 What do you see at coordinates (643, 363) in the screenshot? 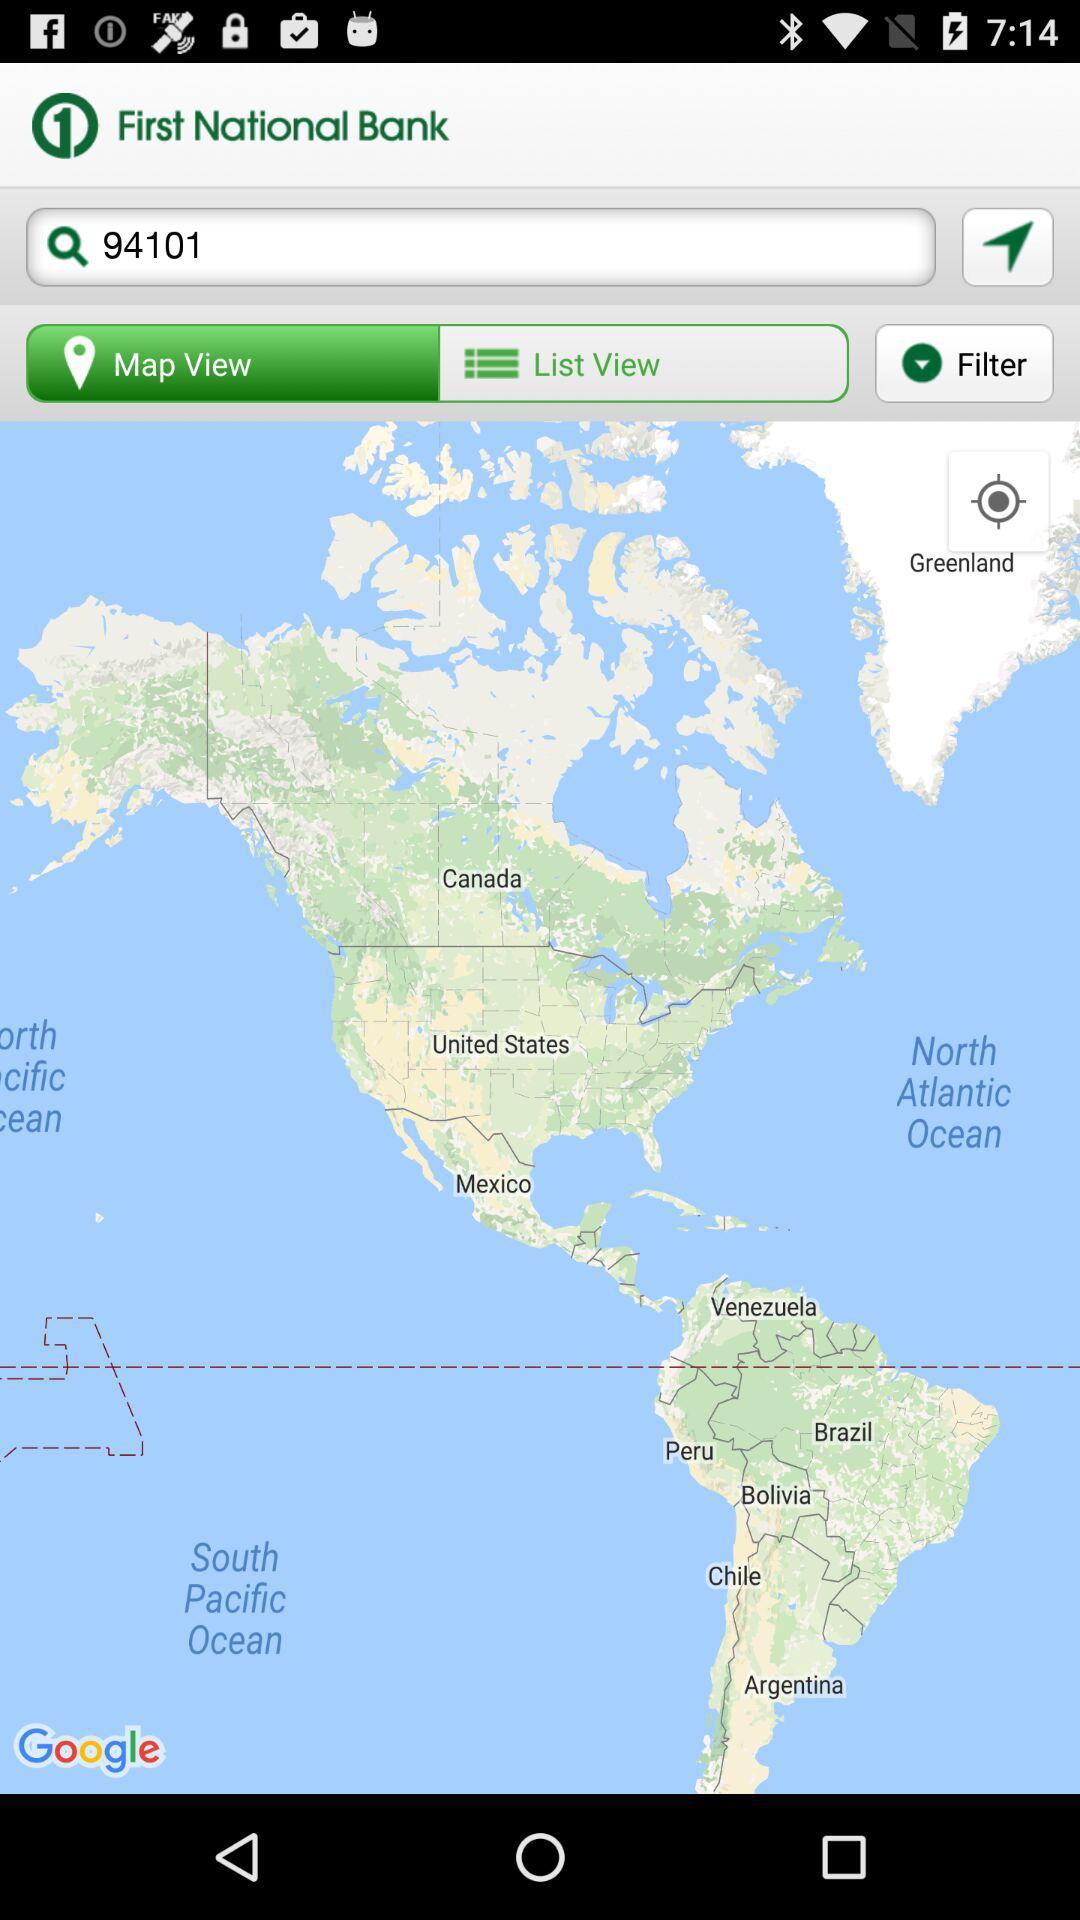
I see `button next to filter icon` at bounding box center [643, 363].